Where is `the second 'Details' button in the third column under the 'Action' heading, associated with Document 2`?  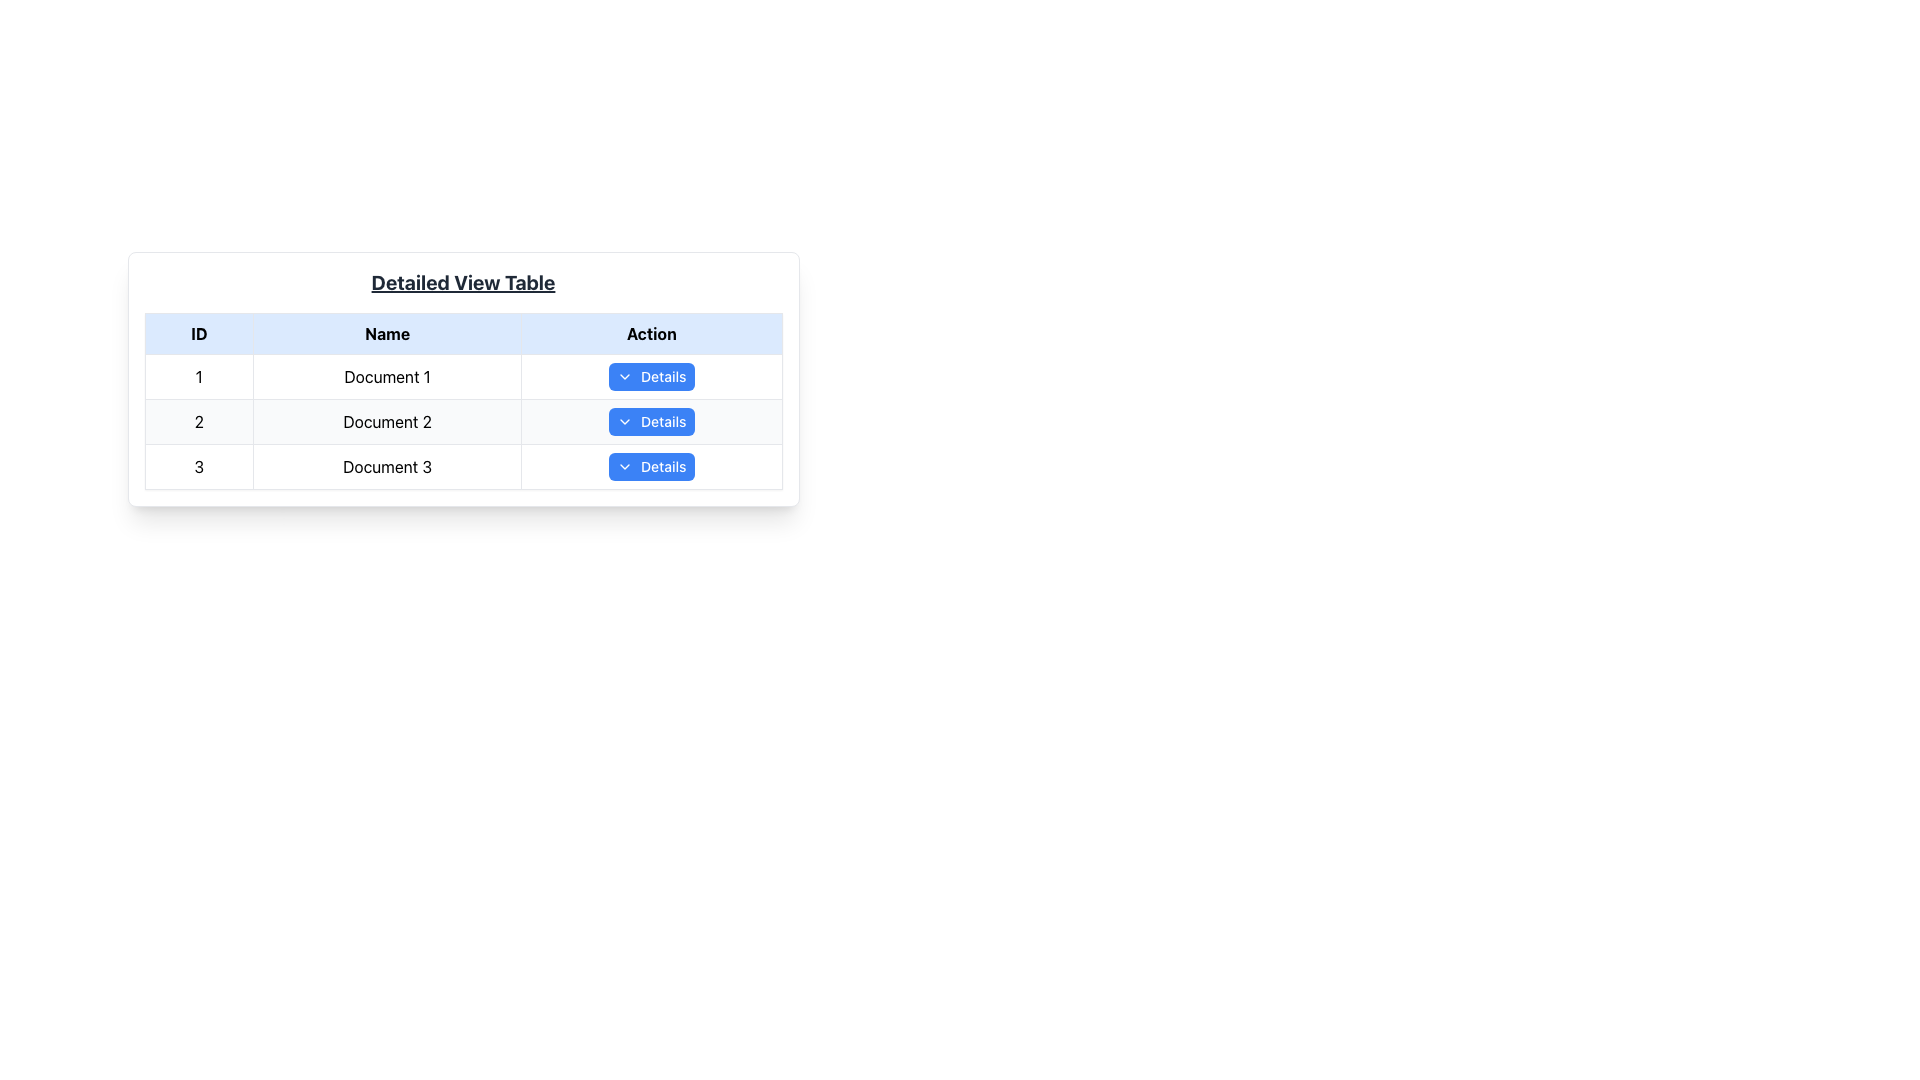
the second 'Details' button in the third column under the 'Action' heading, associated with Document 2 is located at coordinates (651, 420).